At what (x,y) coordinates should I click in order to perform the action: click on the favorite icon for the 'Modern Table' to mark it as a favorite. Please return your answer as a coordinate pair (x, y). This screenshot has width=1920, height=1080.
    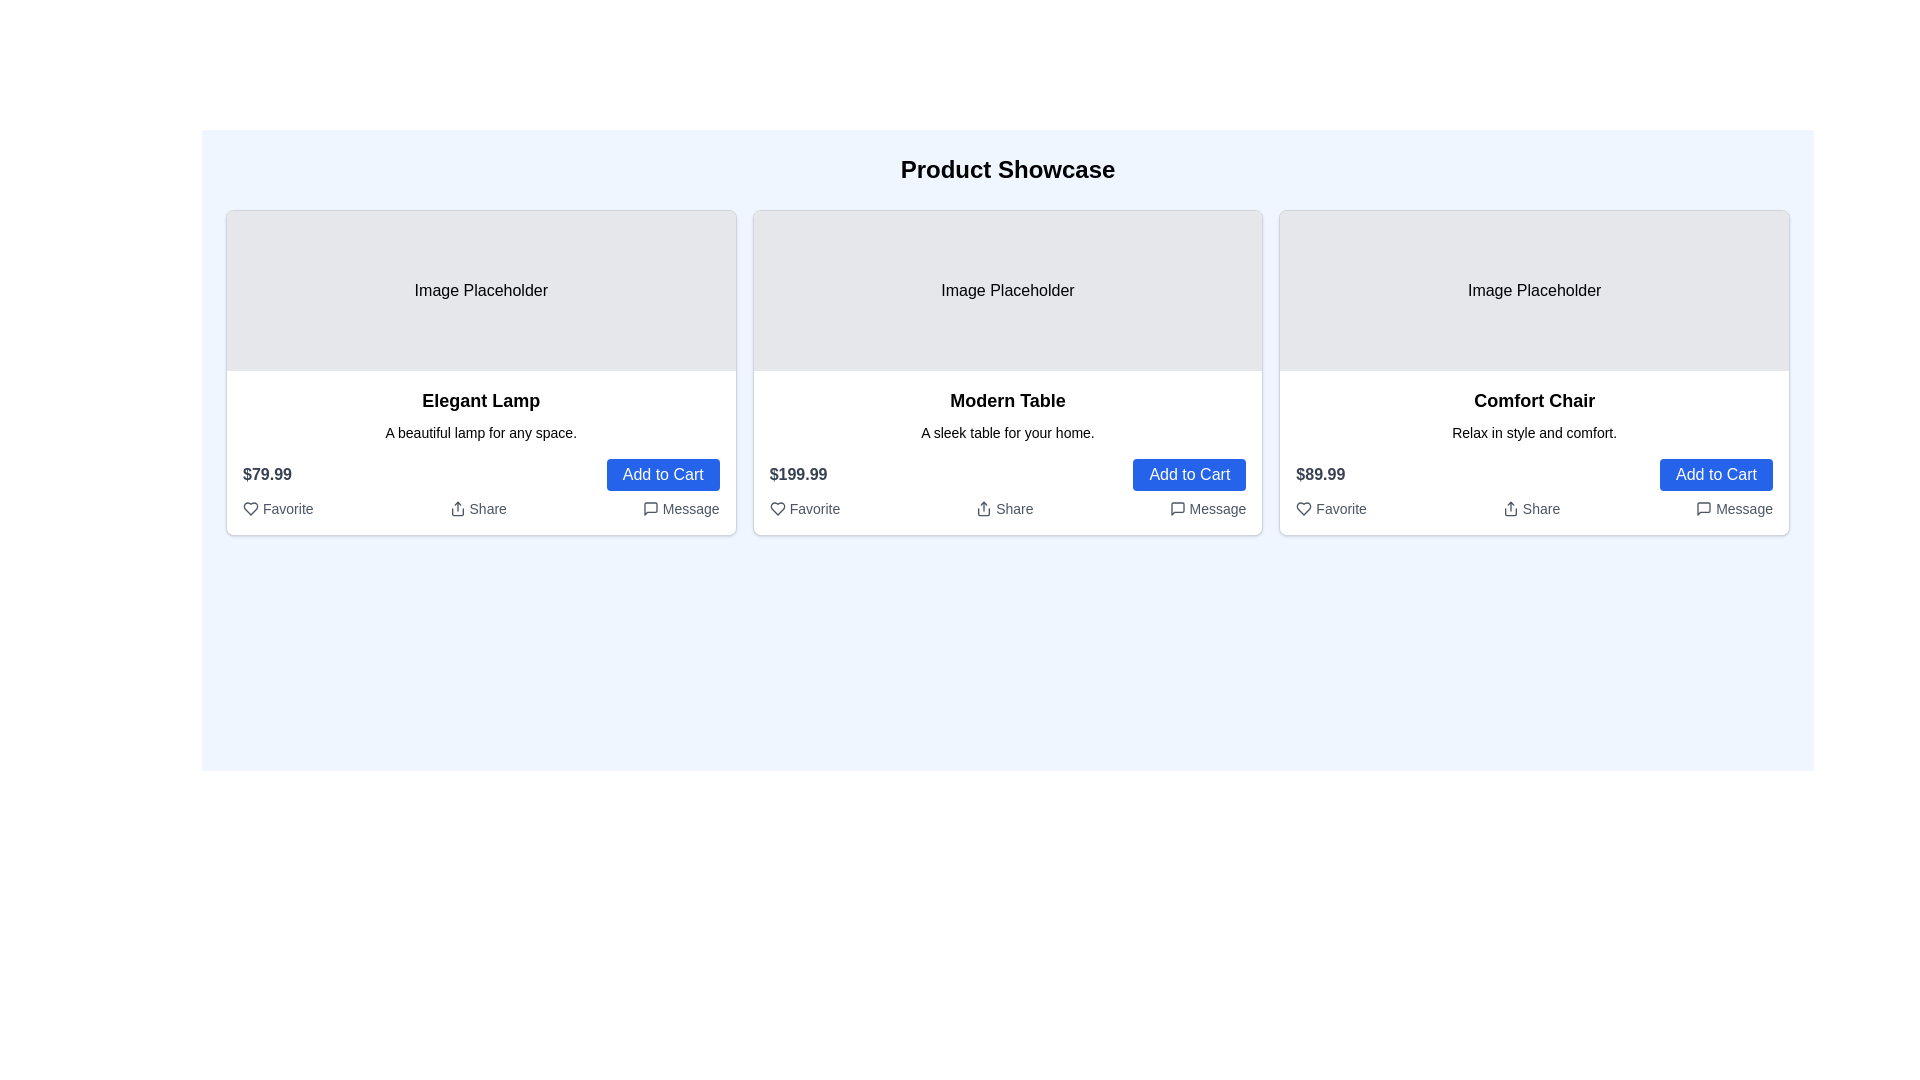
    Looking at the image, I should click on (776, 508).